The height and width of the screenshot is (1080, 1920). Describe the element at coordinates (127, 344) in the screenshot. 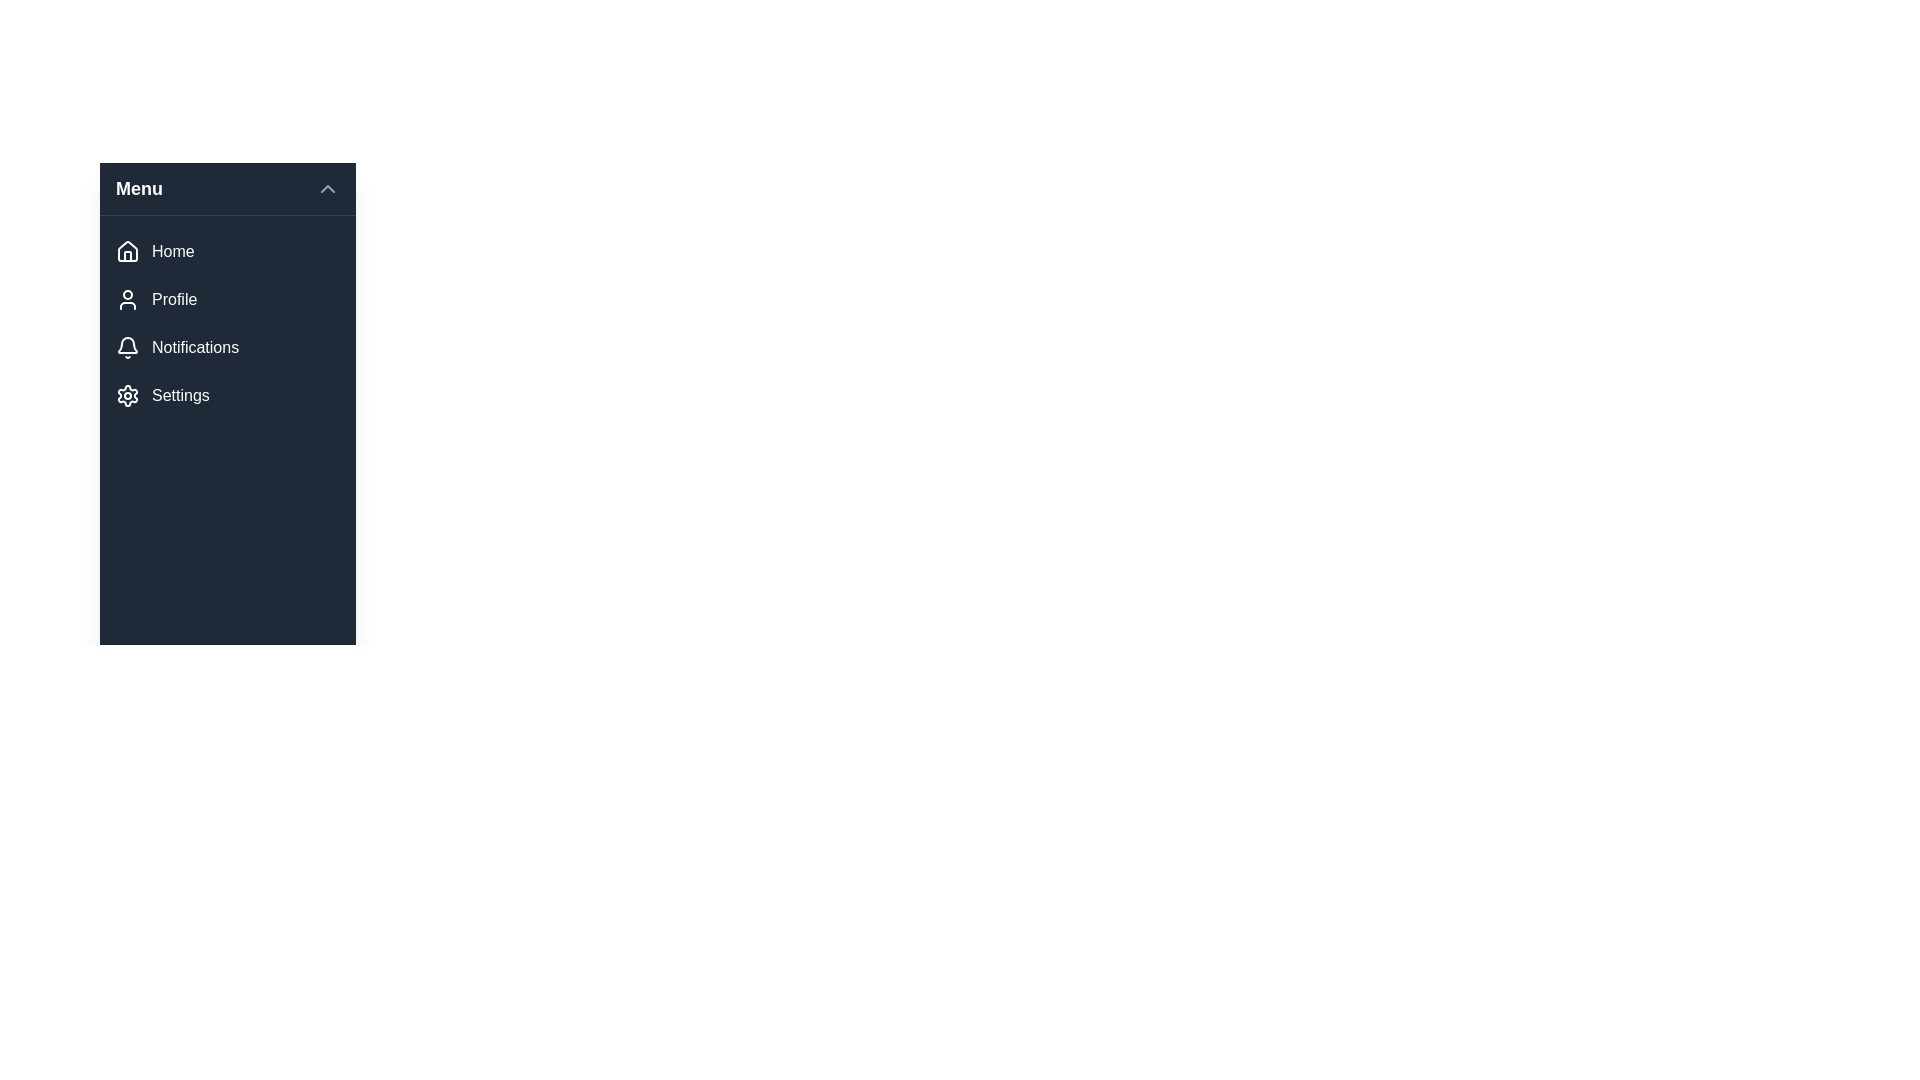

I see `the graphical icon resembling a bell in the notifications menu, positioned beside the 'Notifications' text label` at that location.